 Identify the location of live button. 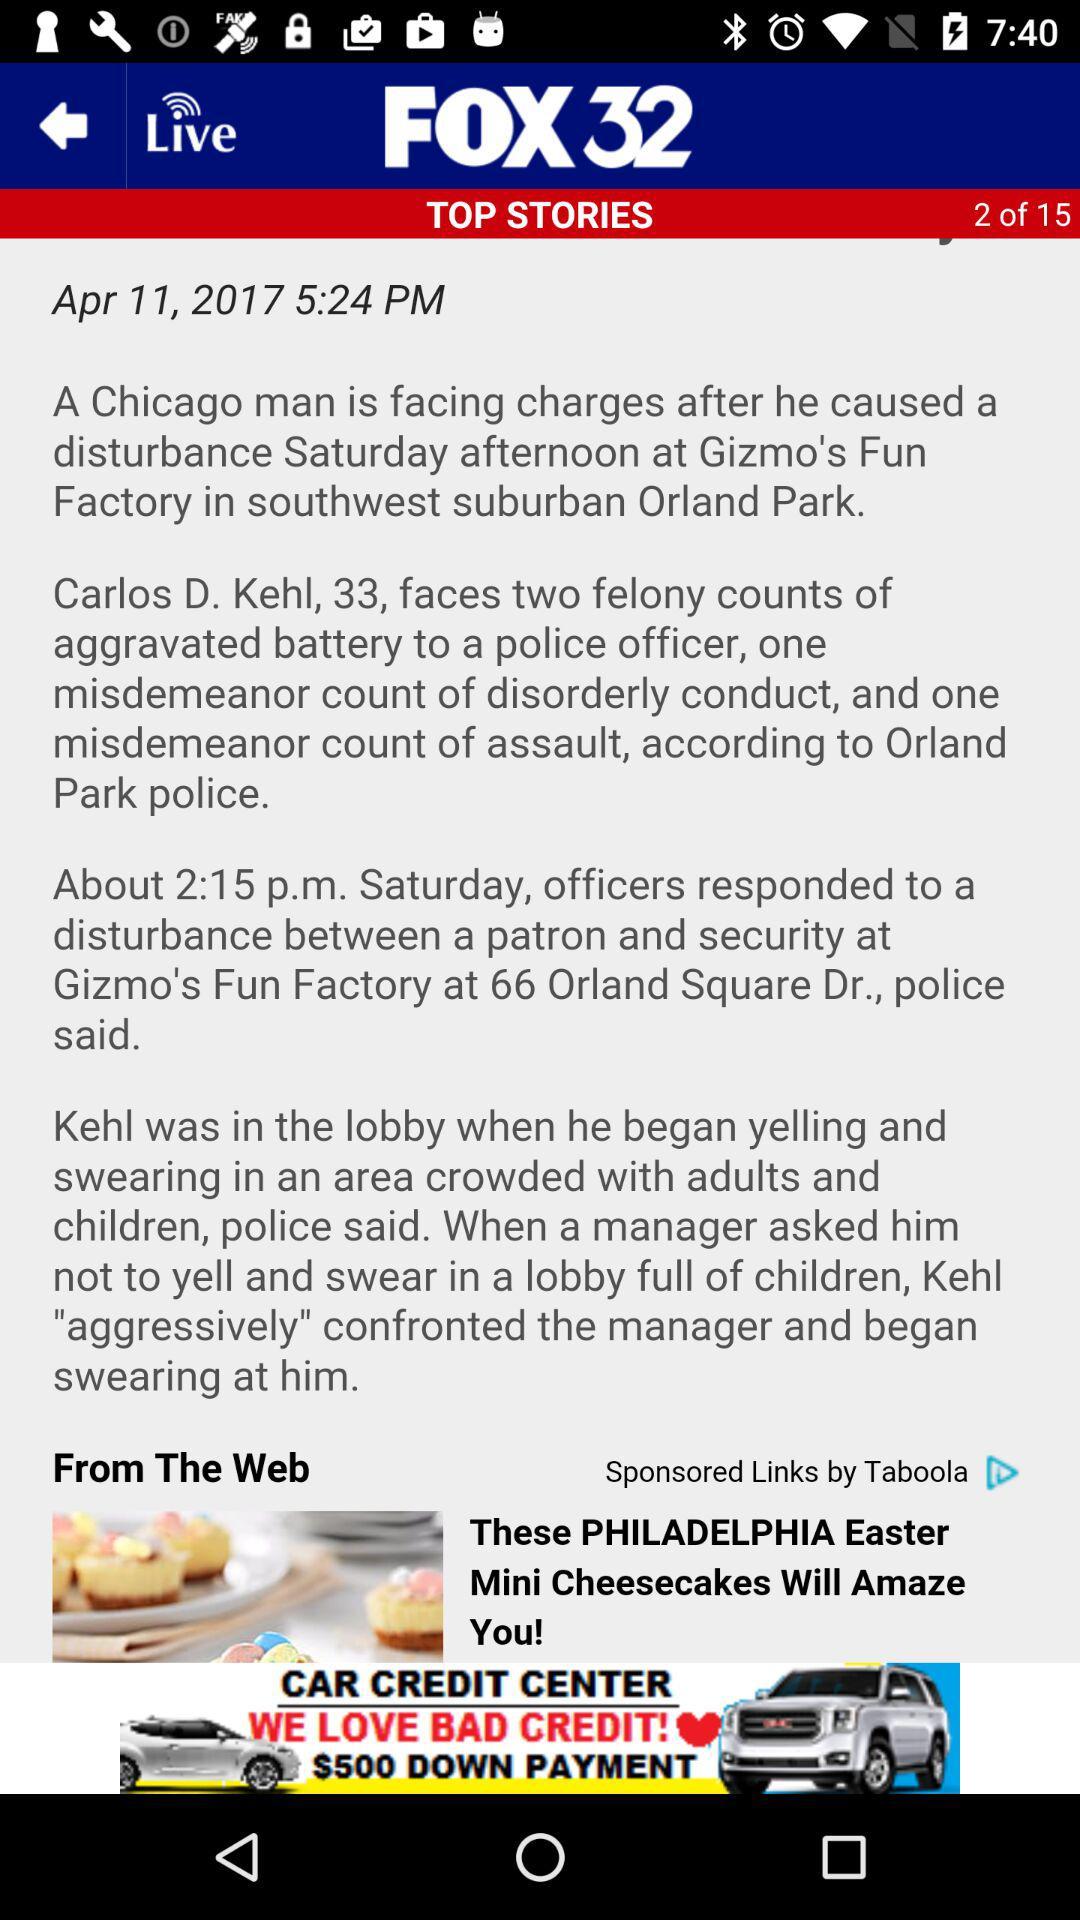
(189, 124).